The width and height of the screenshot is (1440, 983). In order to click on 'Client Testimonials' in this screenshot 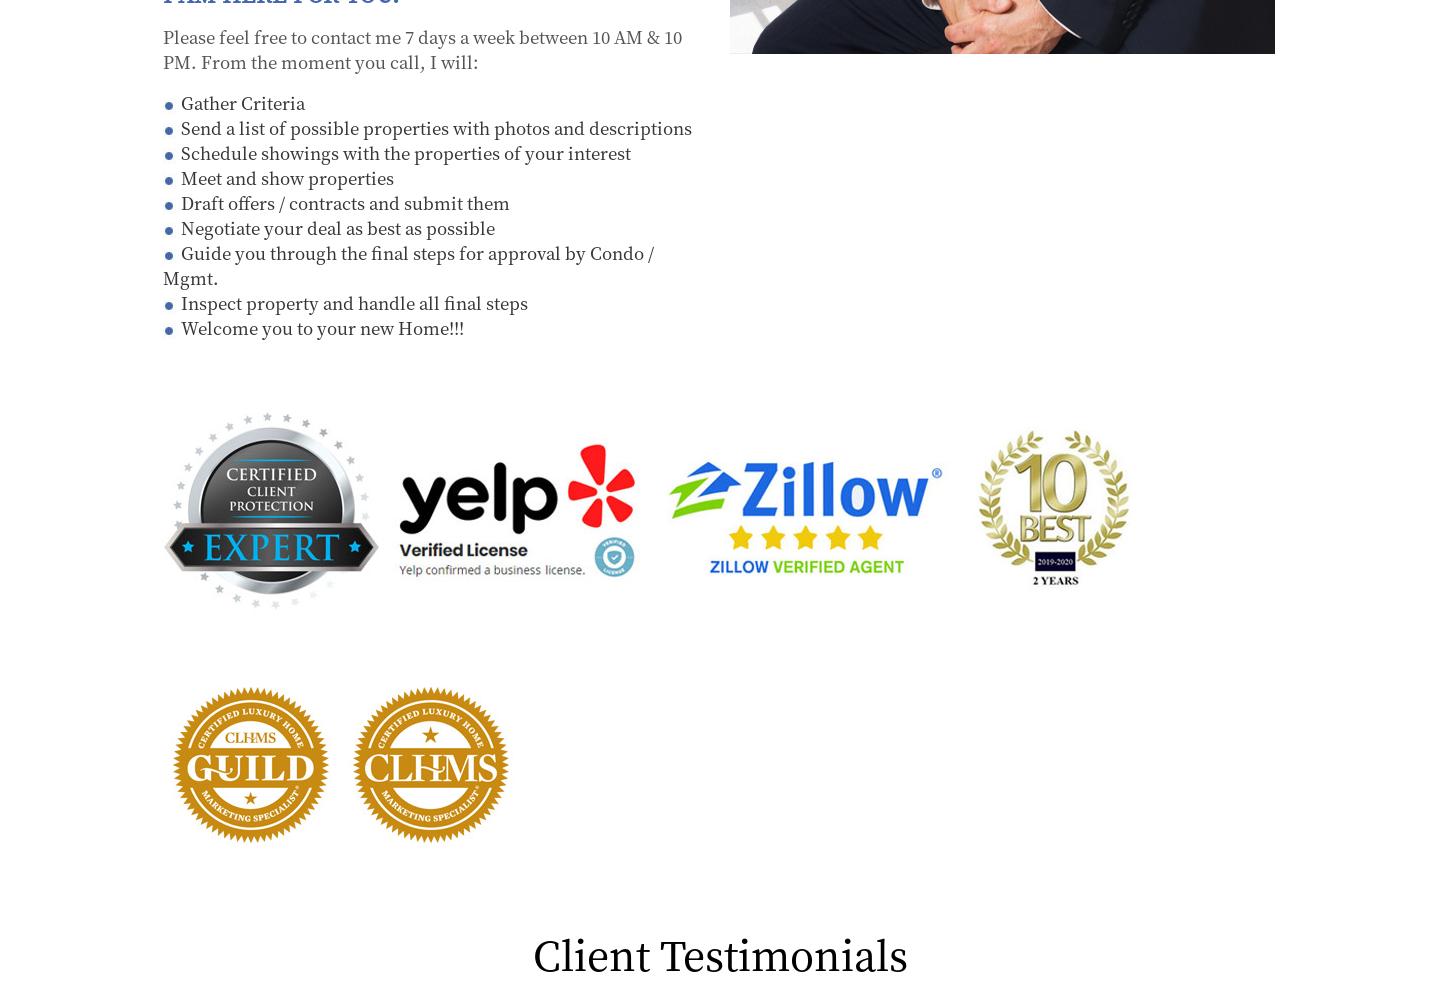, I will do `click(530, 952)`.